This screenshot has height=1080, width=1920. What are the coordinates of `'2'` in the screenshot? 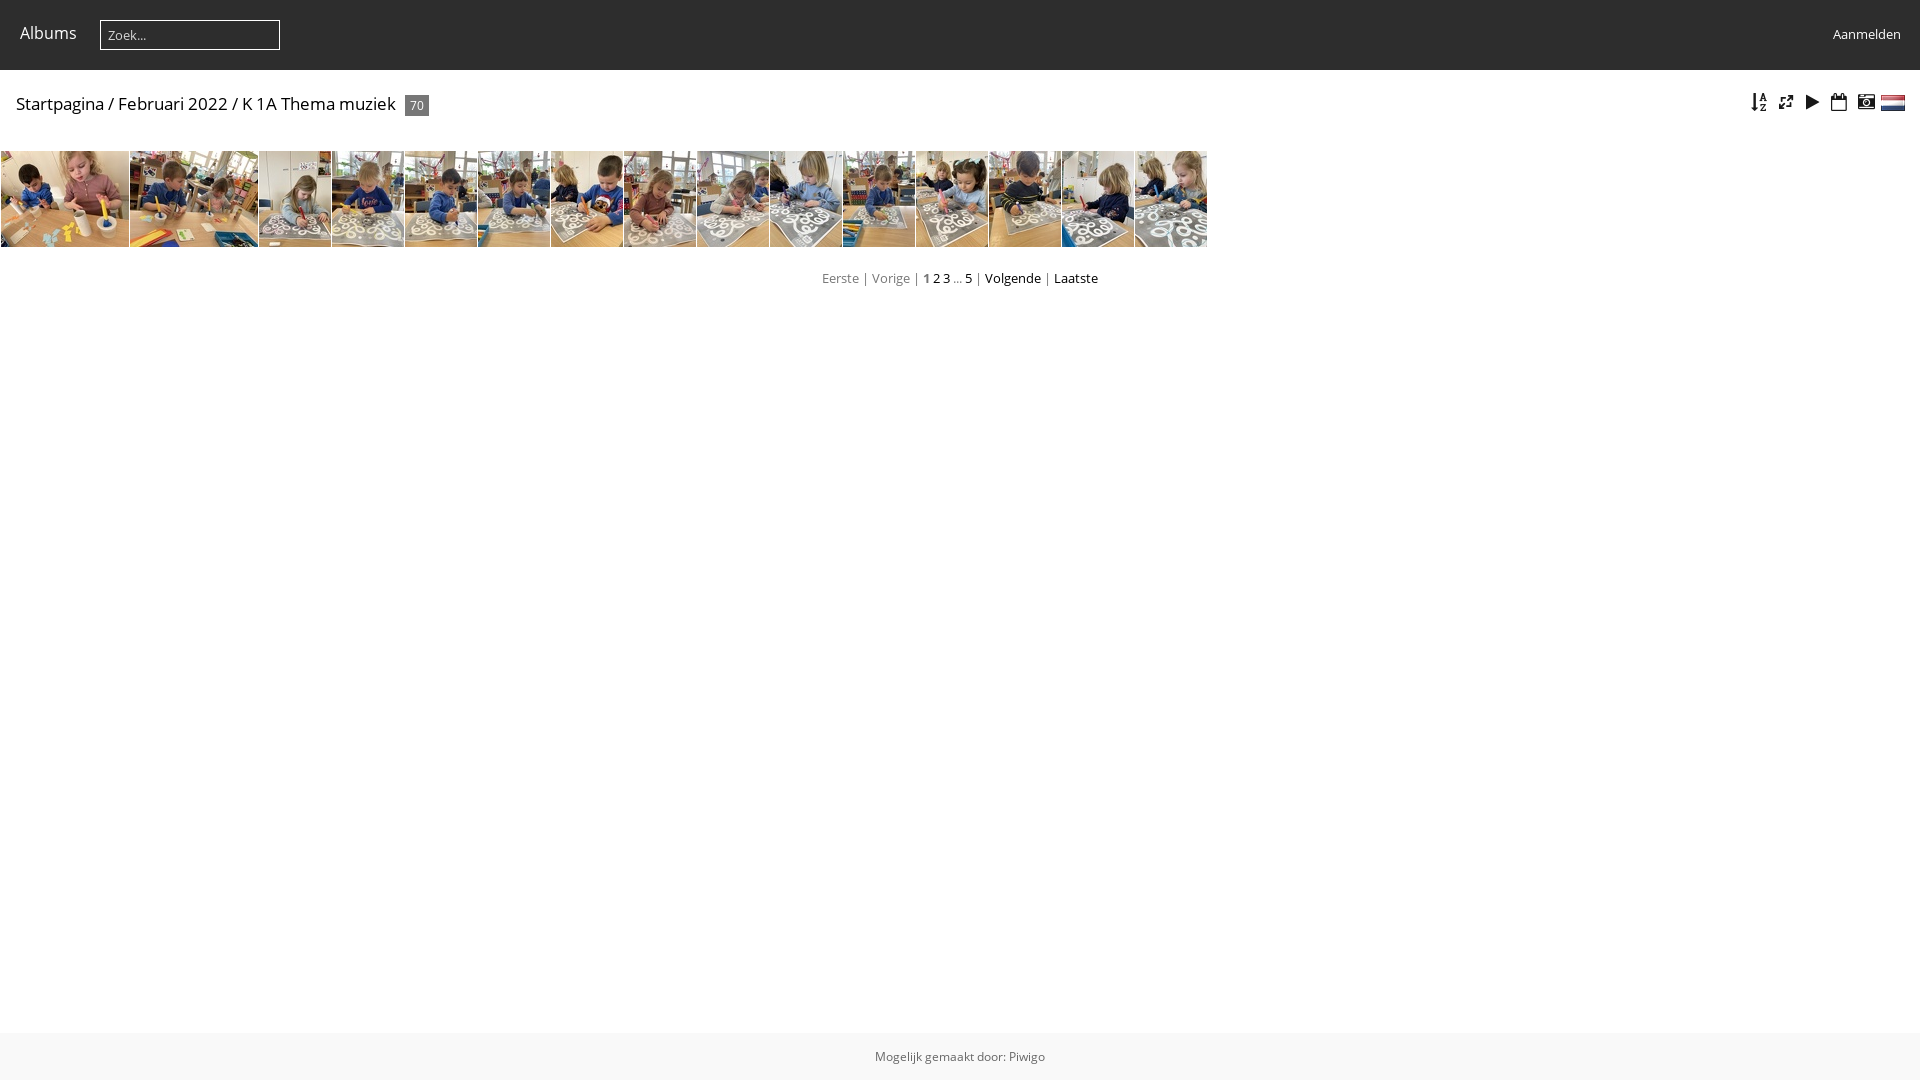 It's located at (935, 277).